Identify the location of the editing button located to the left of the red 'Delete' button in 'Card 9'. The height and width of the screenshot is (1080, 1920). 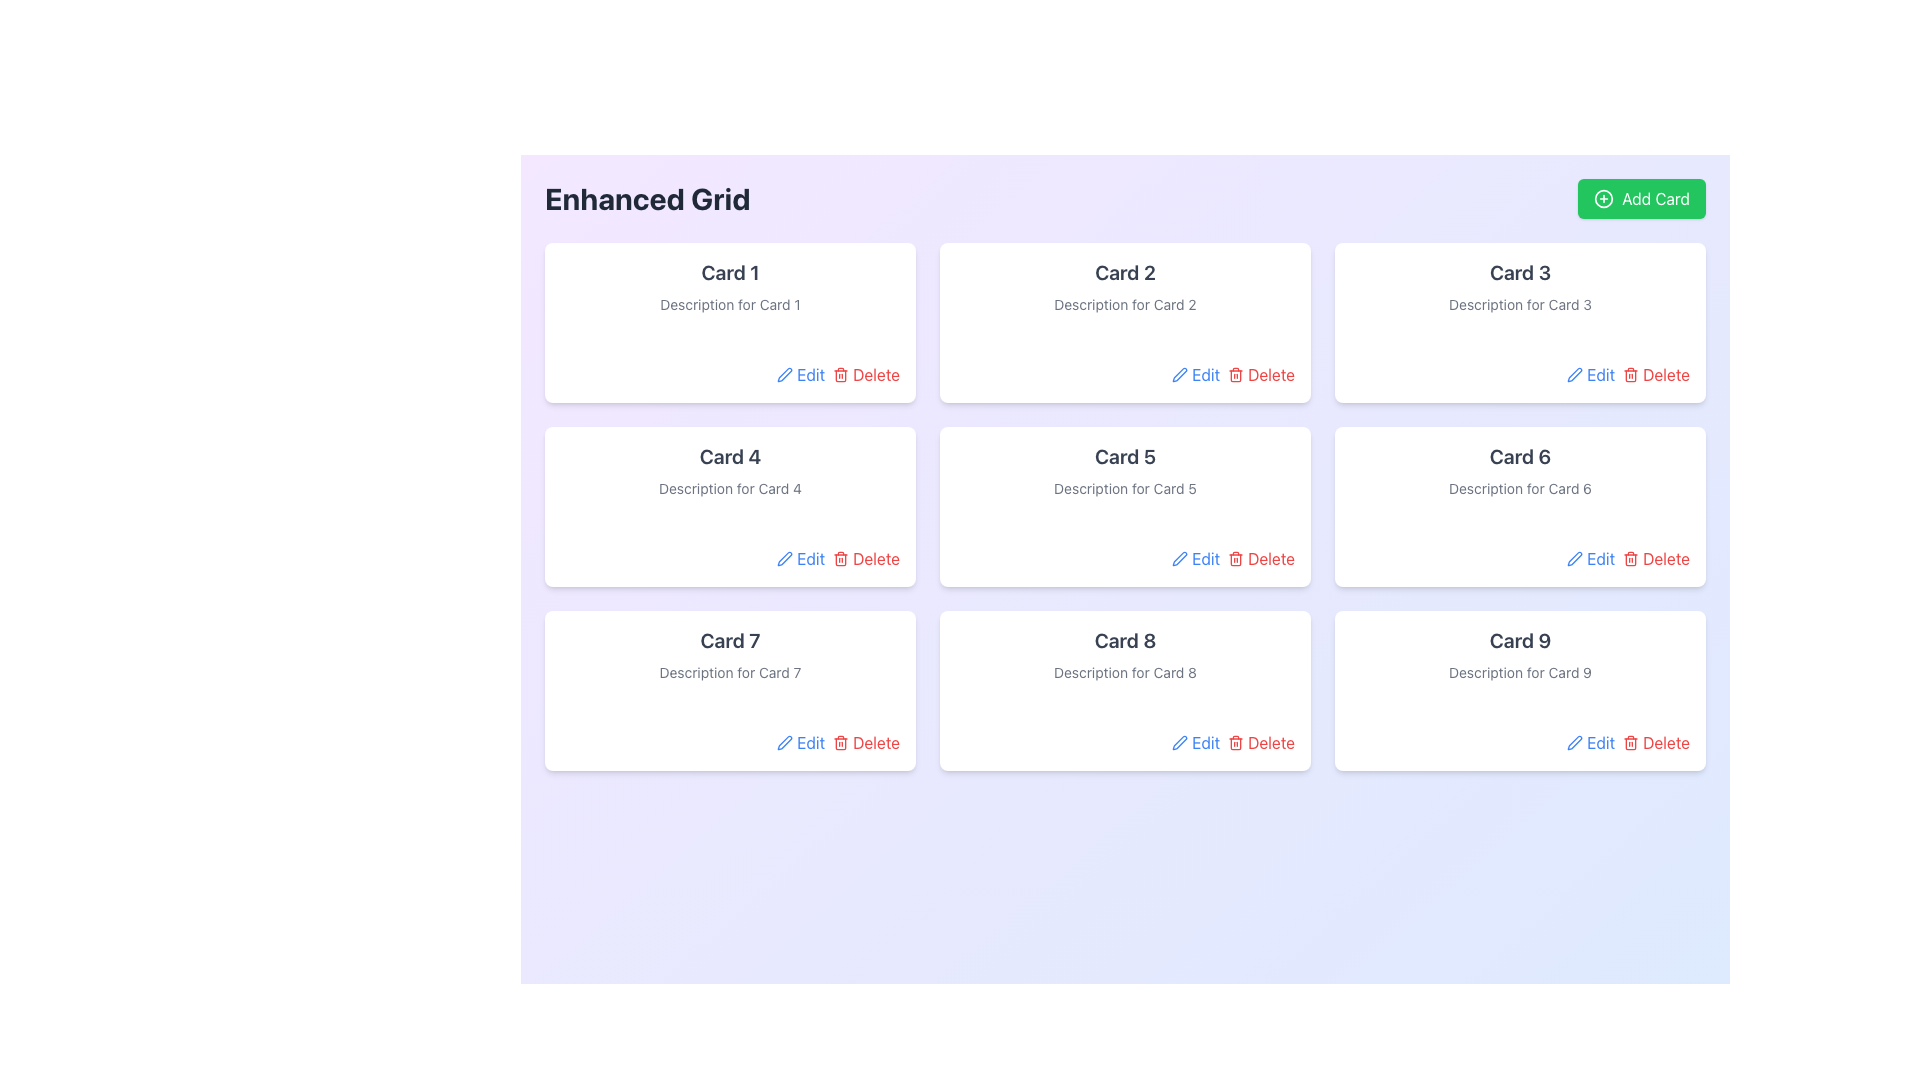
(1574, 743).